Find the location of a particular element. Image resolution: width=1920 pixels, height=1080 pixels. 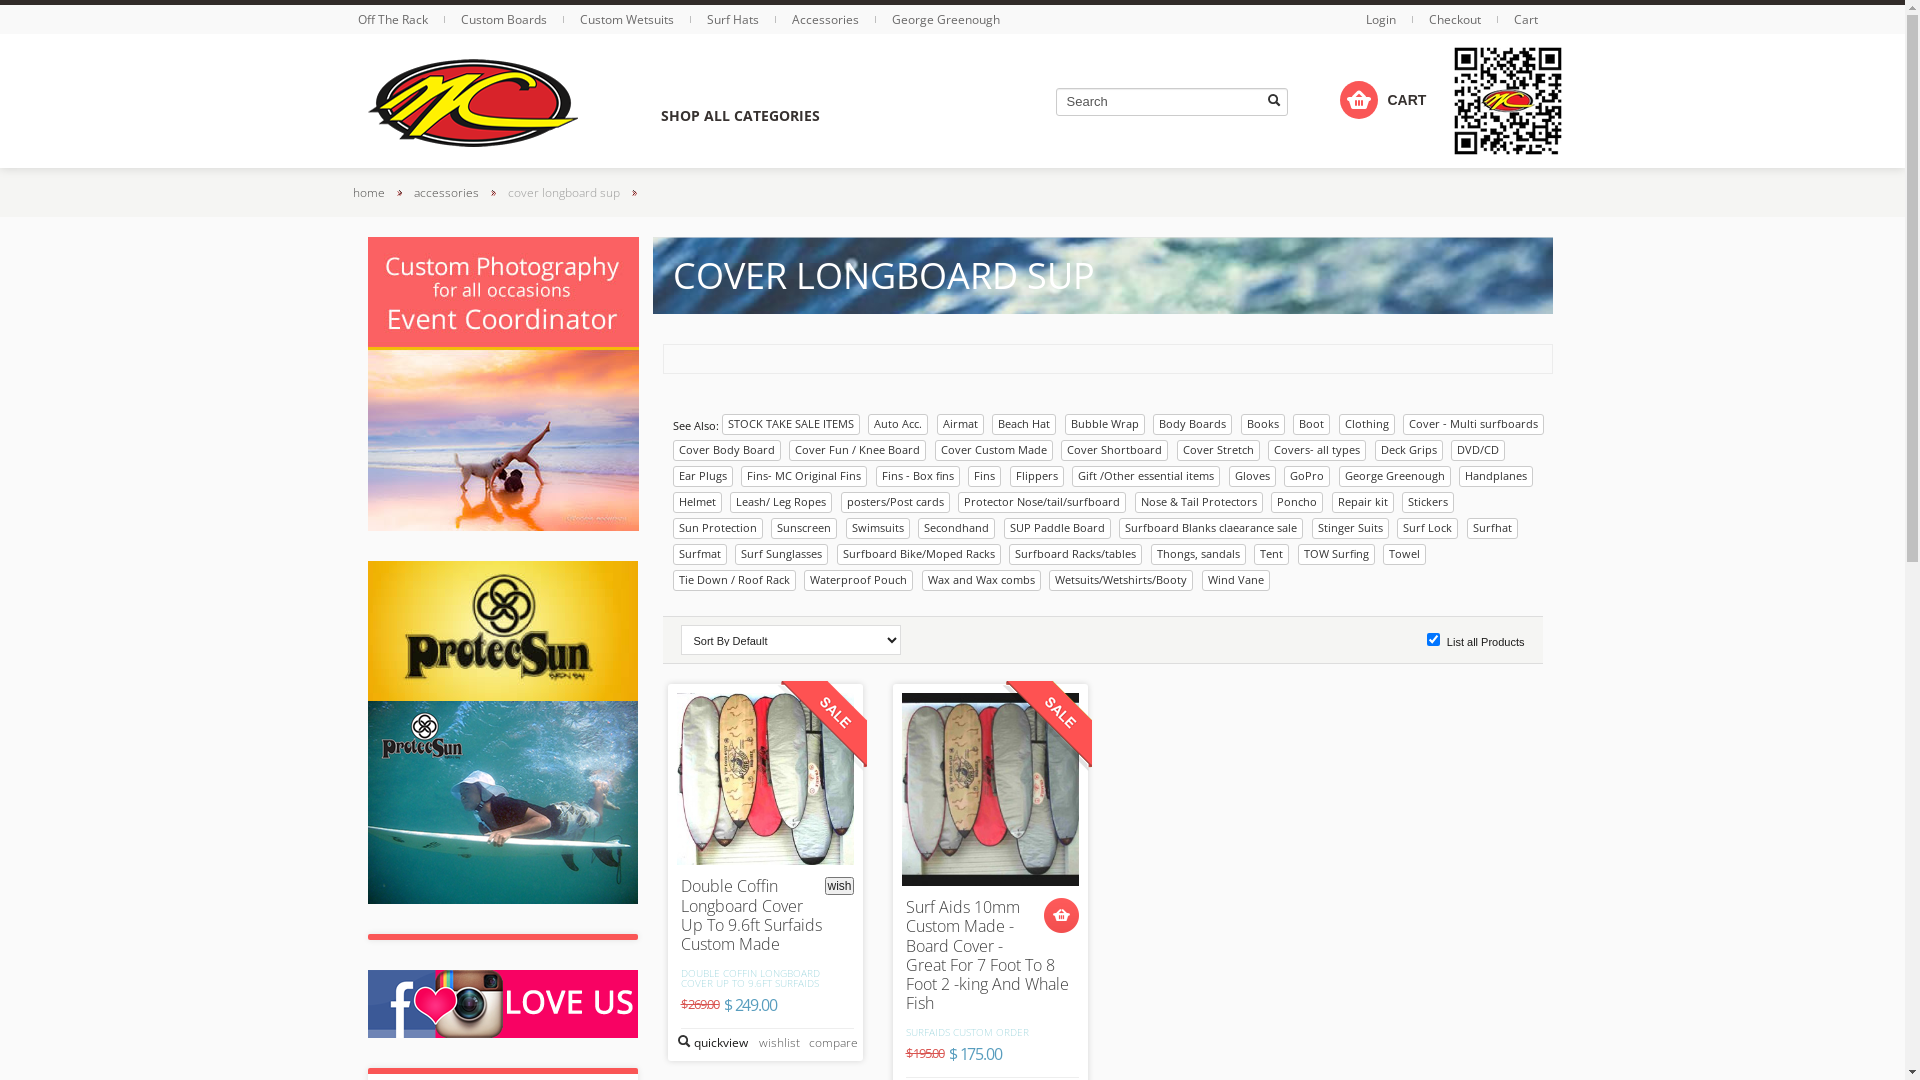

'Wax and Wax combs' is located at coordinates (920, 580).